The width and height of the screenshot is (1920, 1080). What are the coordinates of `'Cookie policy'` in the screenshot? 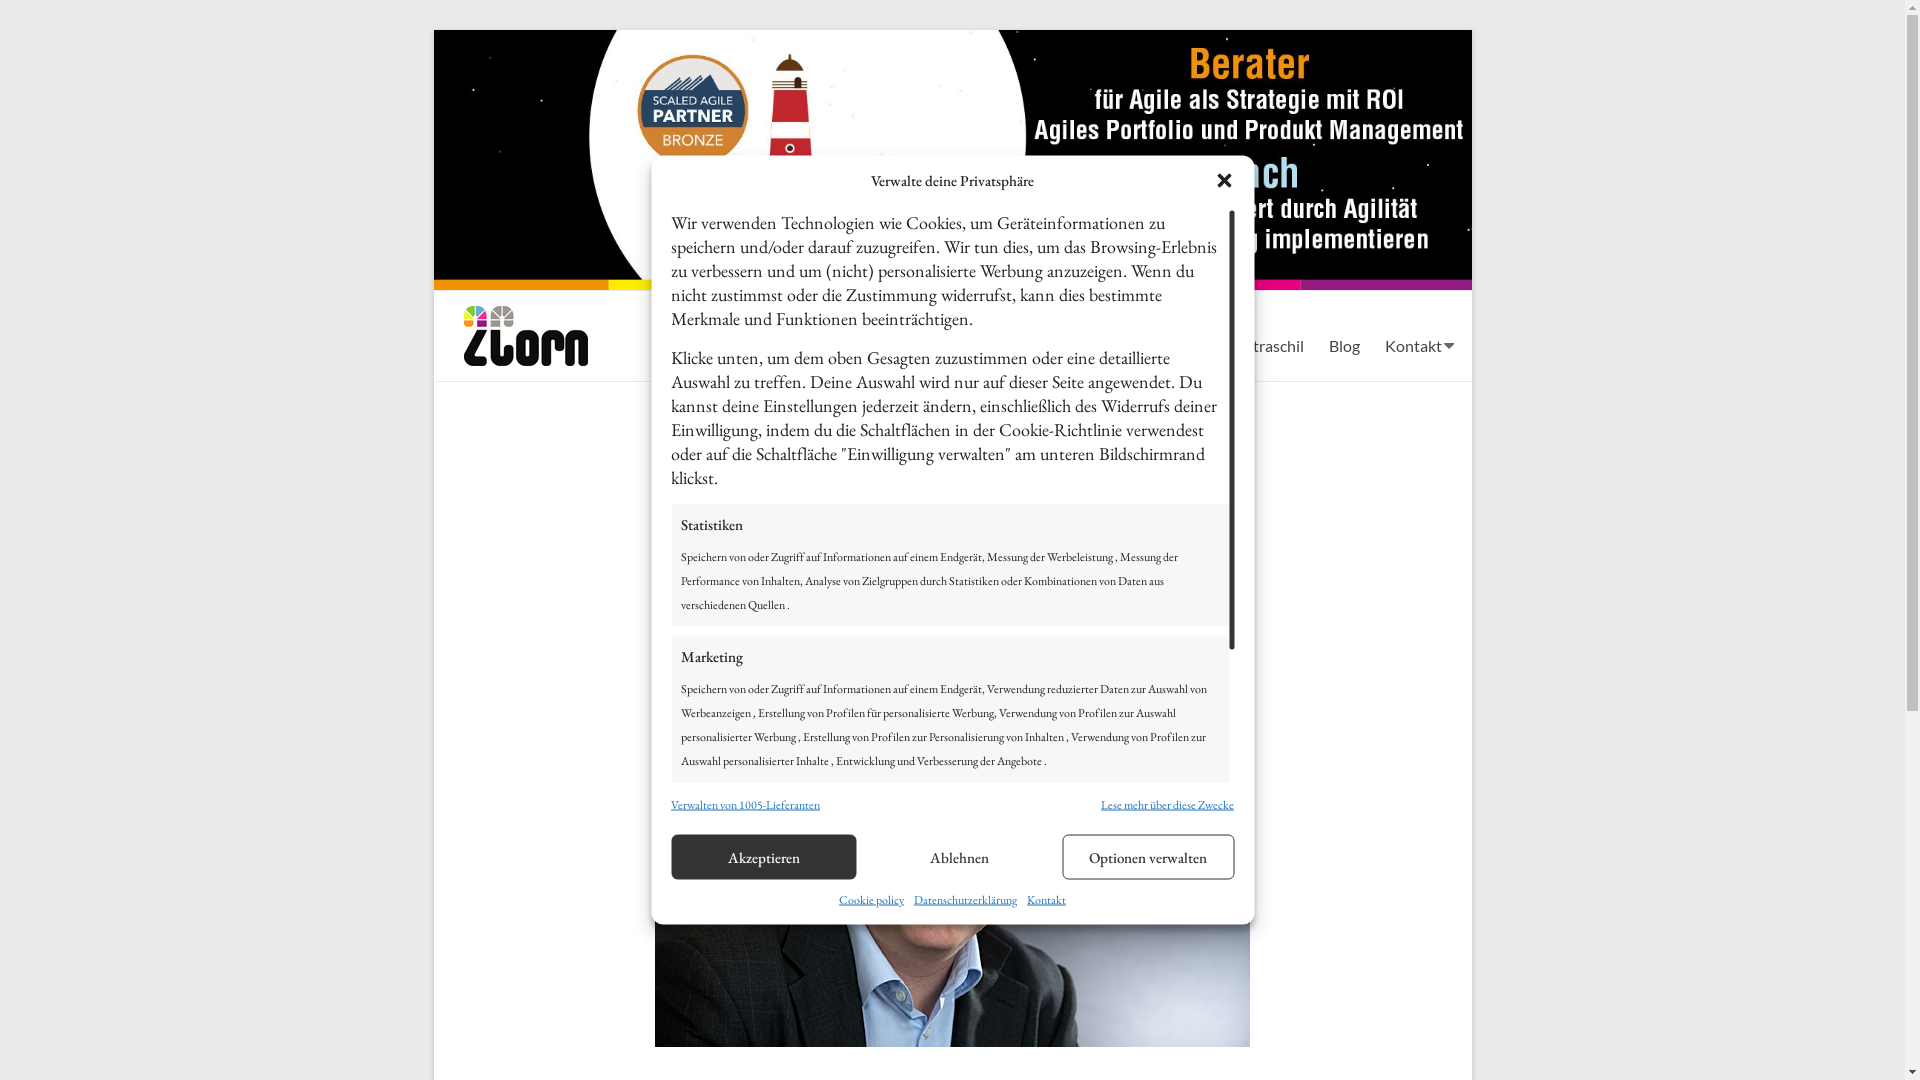 It's located at (871, 898).